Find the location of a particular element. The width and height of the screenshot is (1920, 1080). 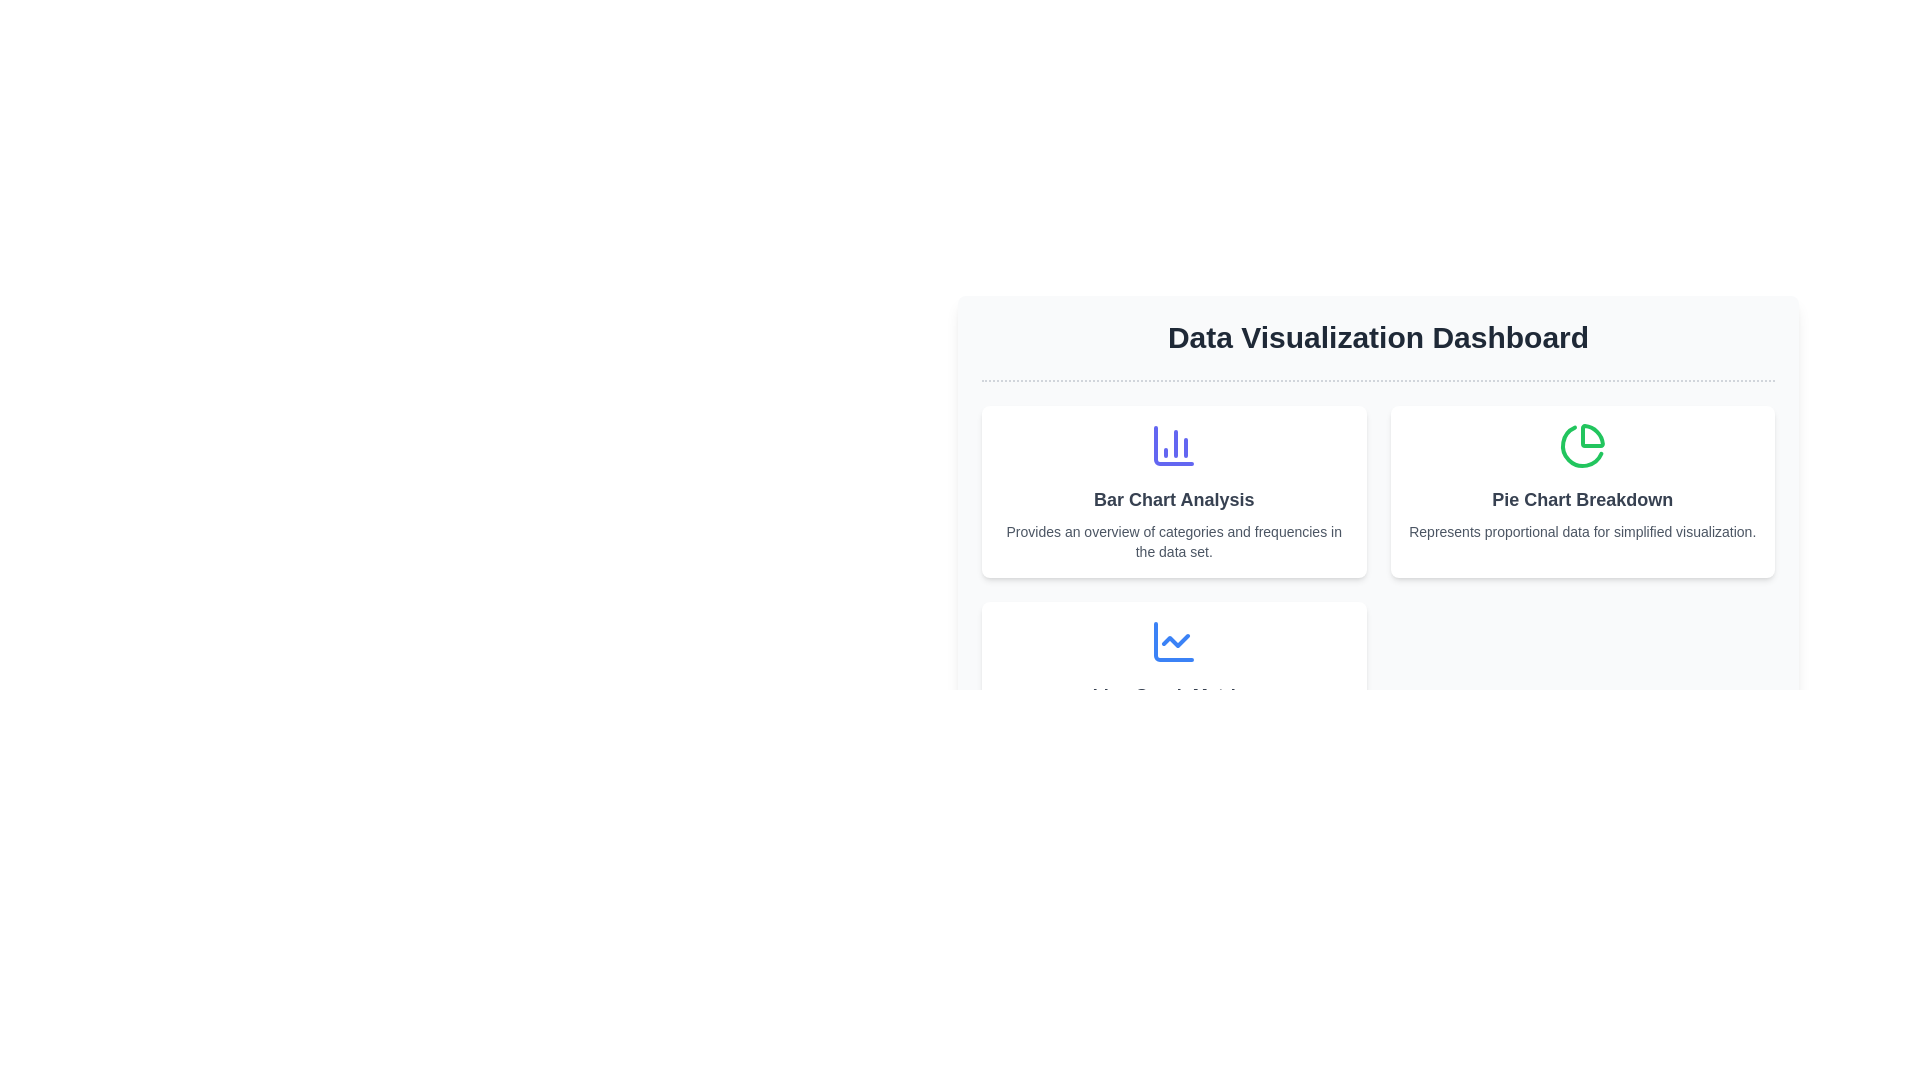

the pie chart icon located in the 'Pie Chart Breakdown' section on the right panel of the interface is located at coordinates (1580, 445).